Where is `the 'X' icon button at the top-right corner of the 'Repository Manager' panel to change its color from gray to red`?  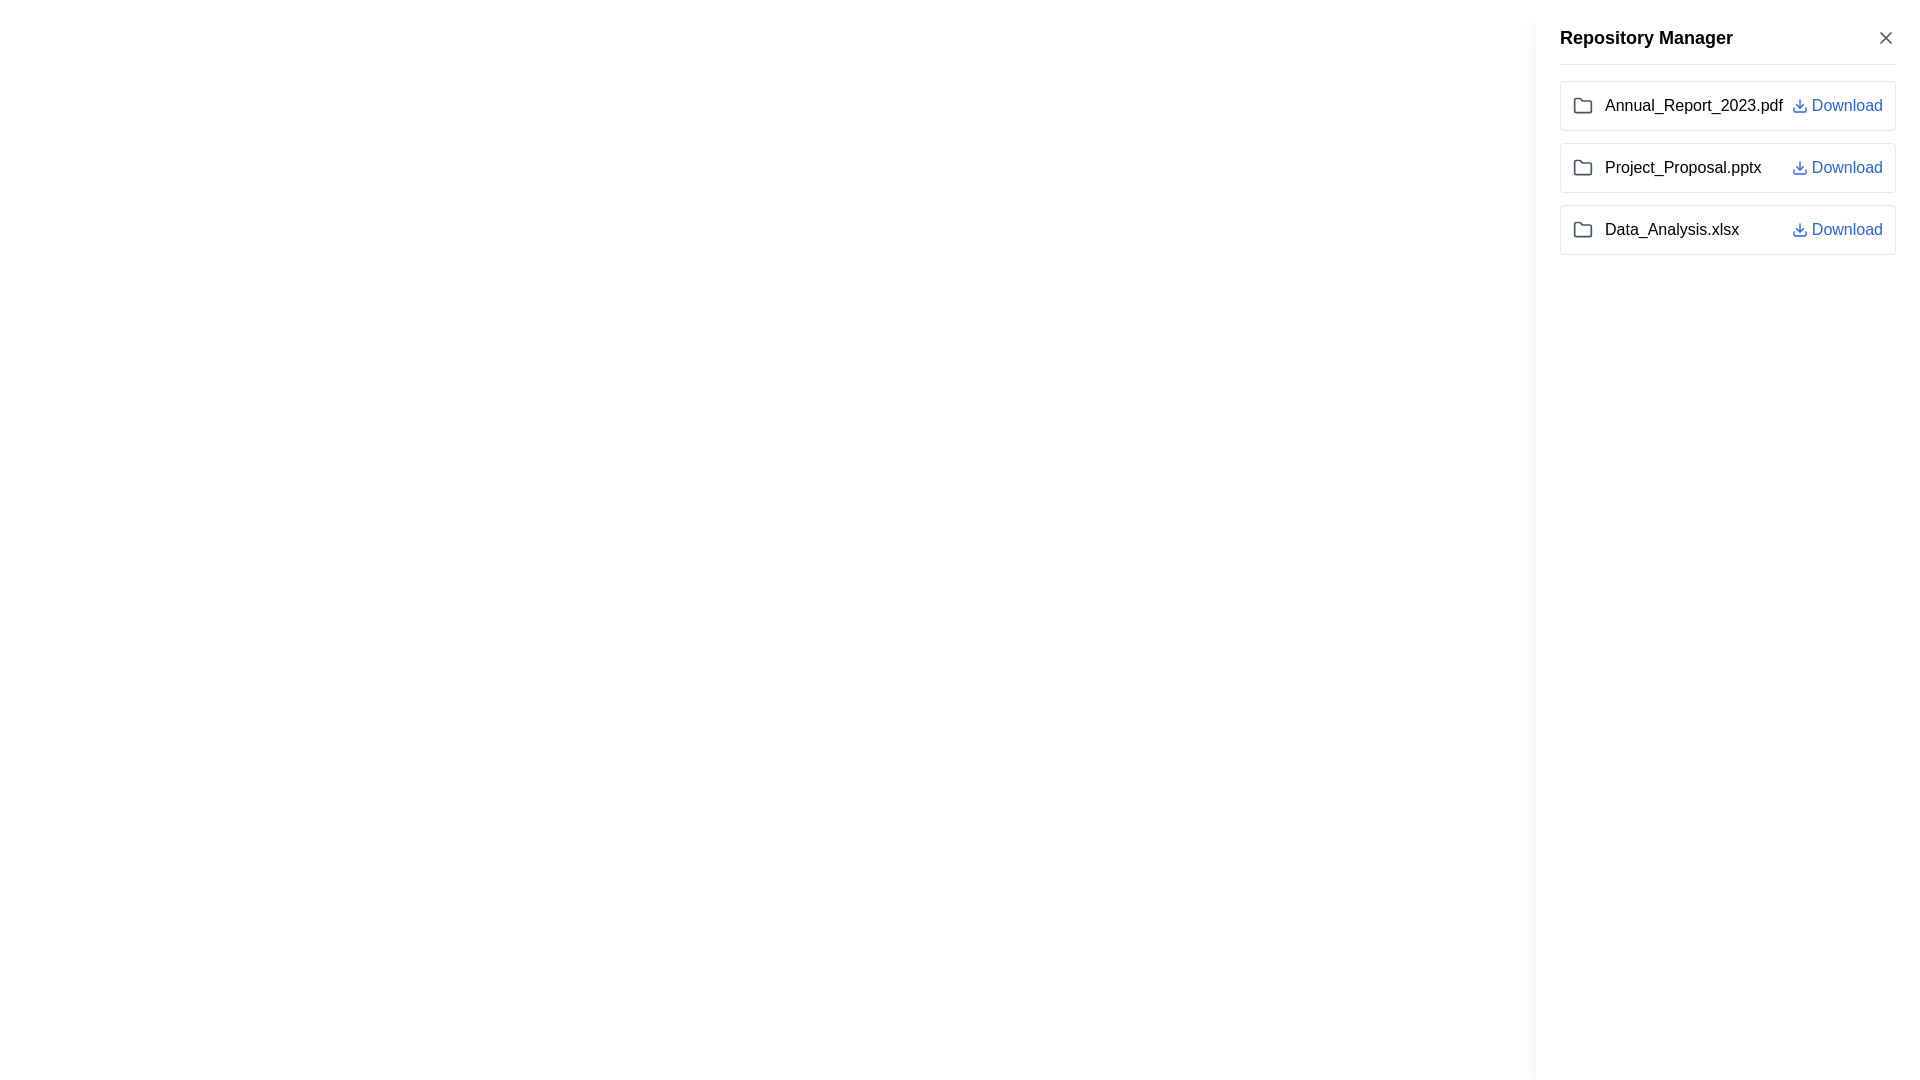
the 'X' icon button at the top-right corner of the 'Repository Manager' panel to change its color from gray to red is located at coordinates (1885, 38).